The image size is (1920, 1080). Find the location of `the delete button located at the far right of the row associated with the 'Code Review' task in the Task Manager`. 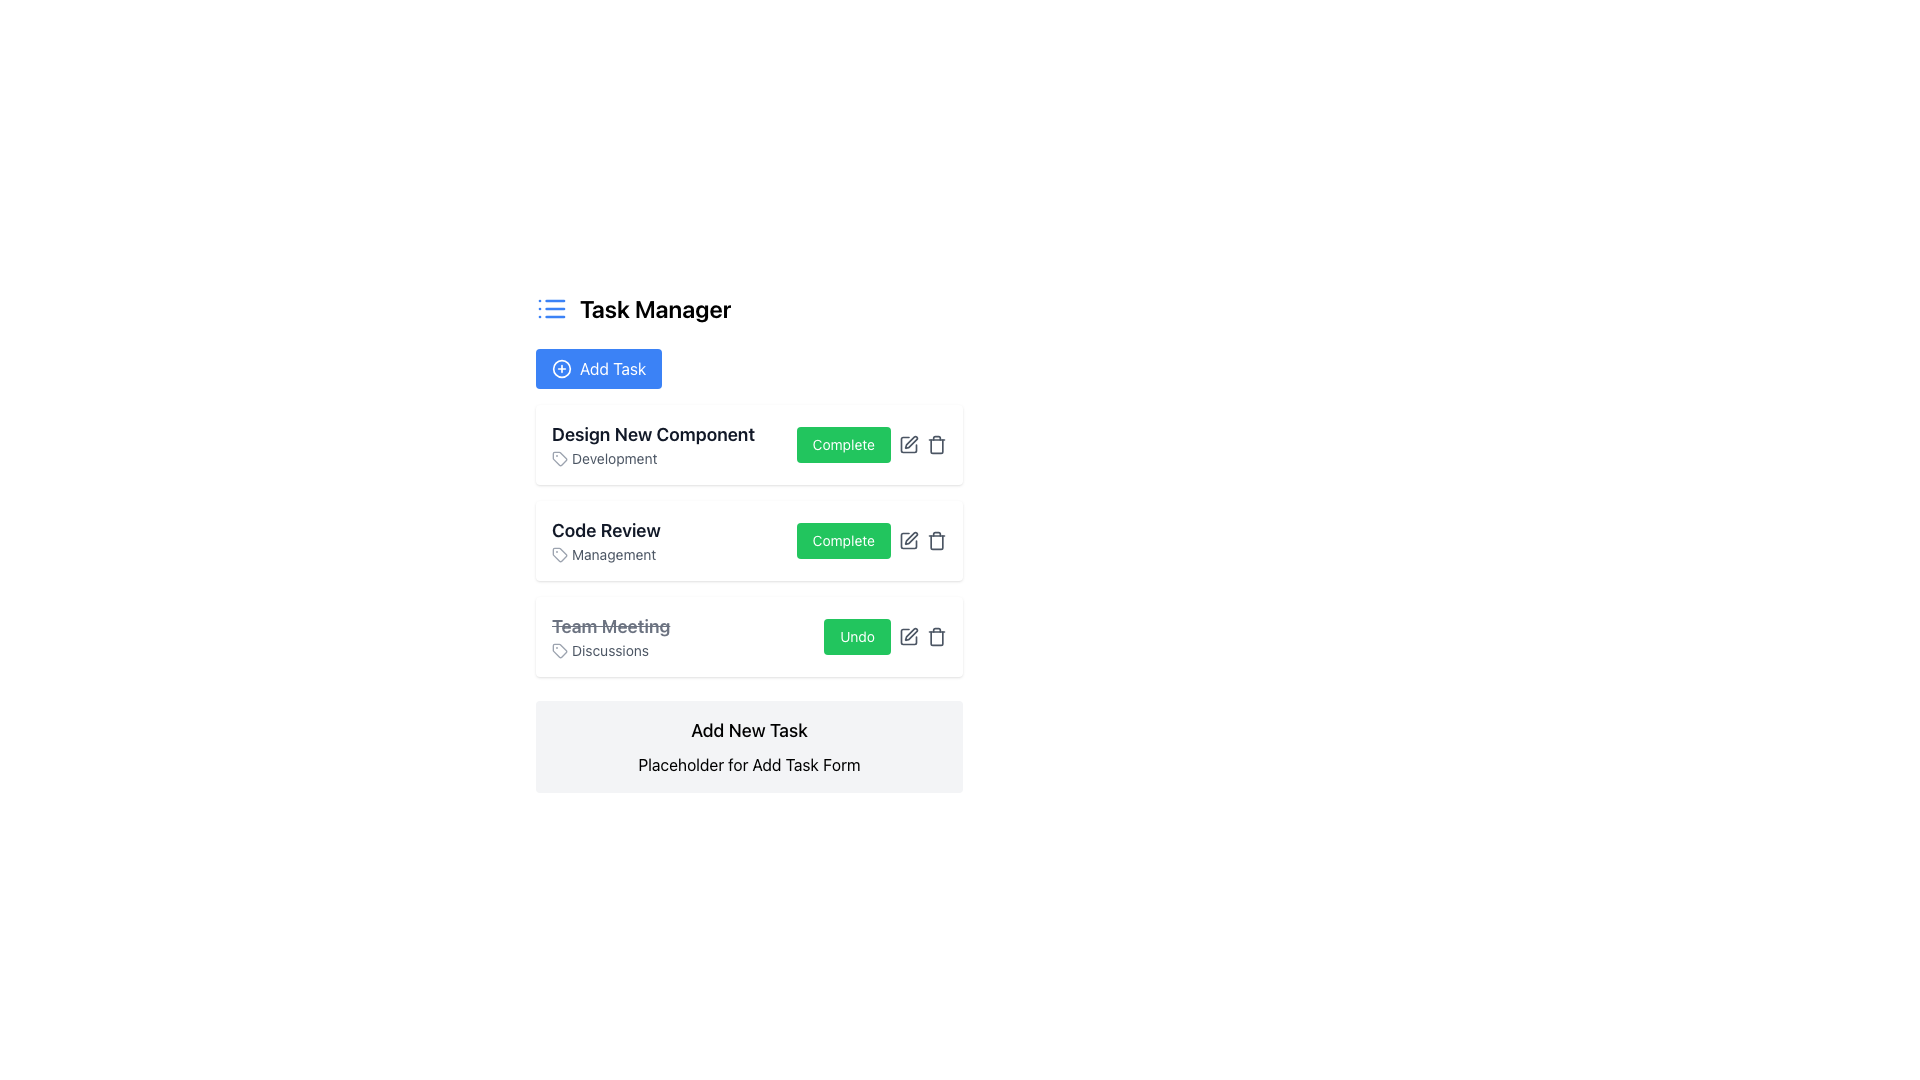

the delete button located at the far right of the row associated with the 'Code Review' task in the Task Manager is located at coordinates (935, 540).